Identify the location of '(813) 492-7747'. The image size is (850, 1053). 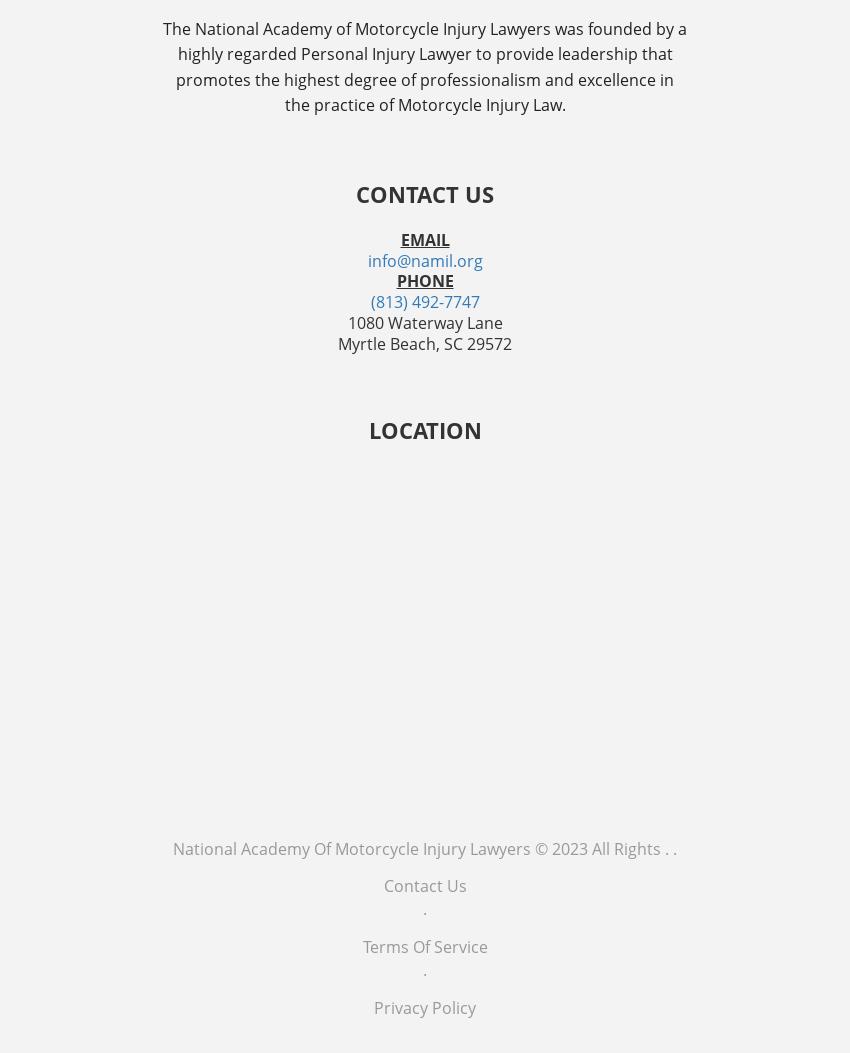
(424, 302).